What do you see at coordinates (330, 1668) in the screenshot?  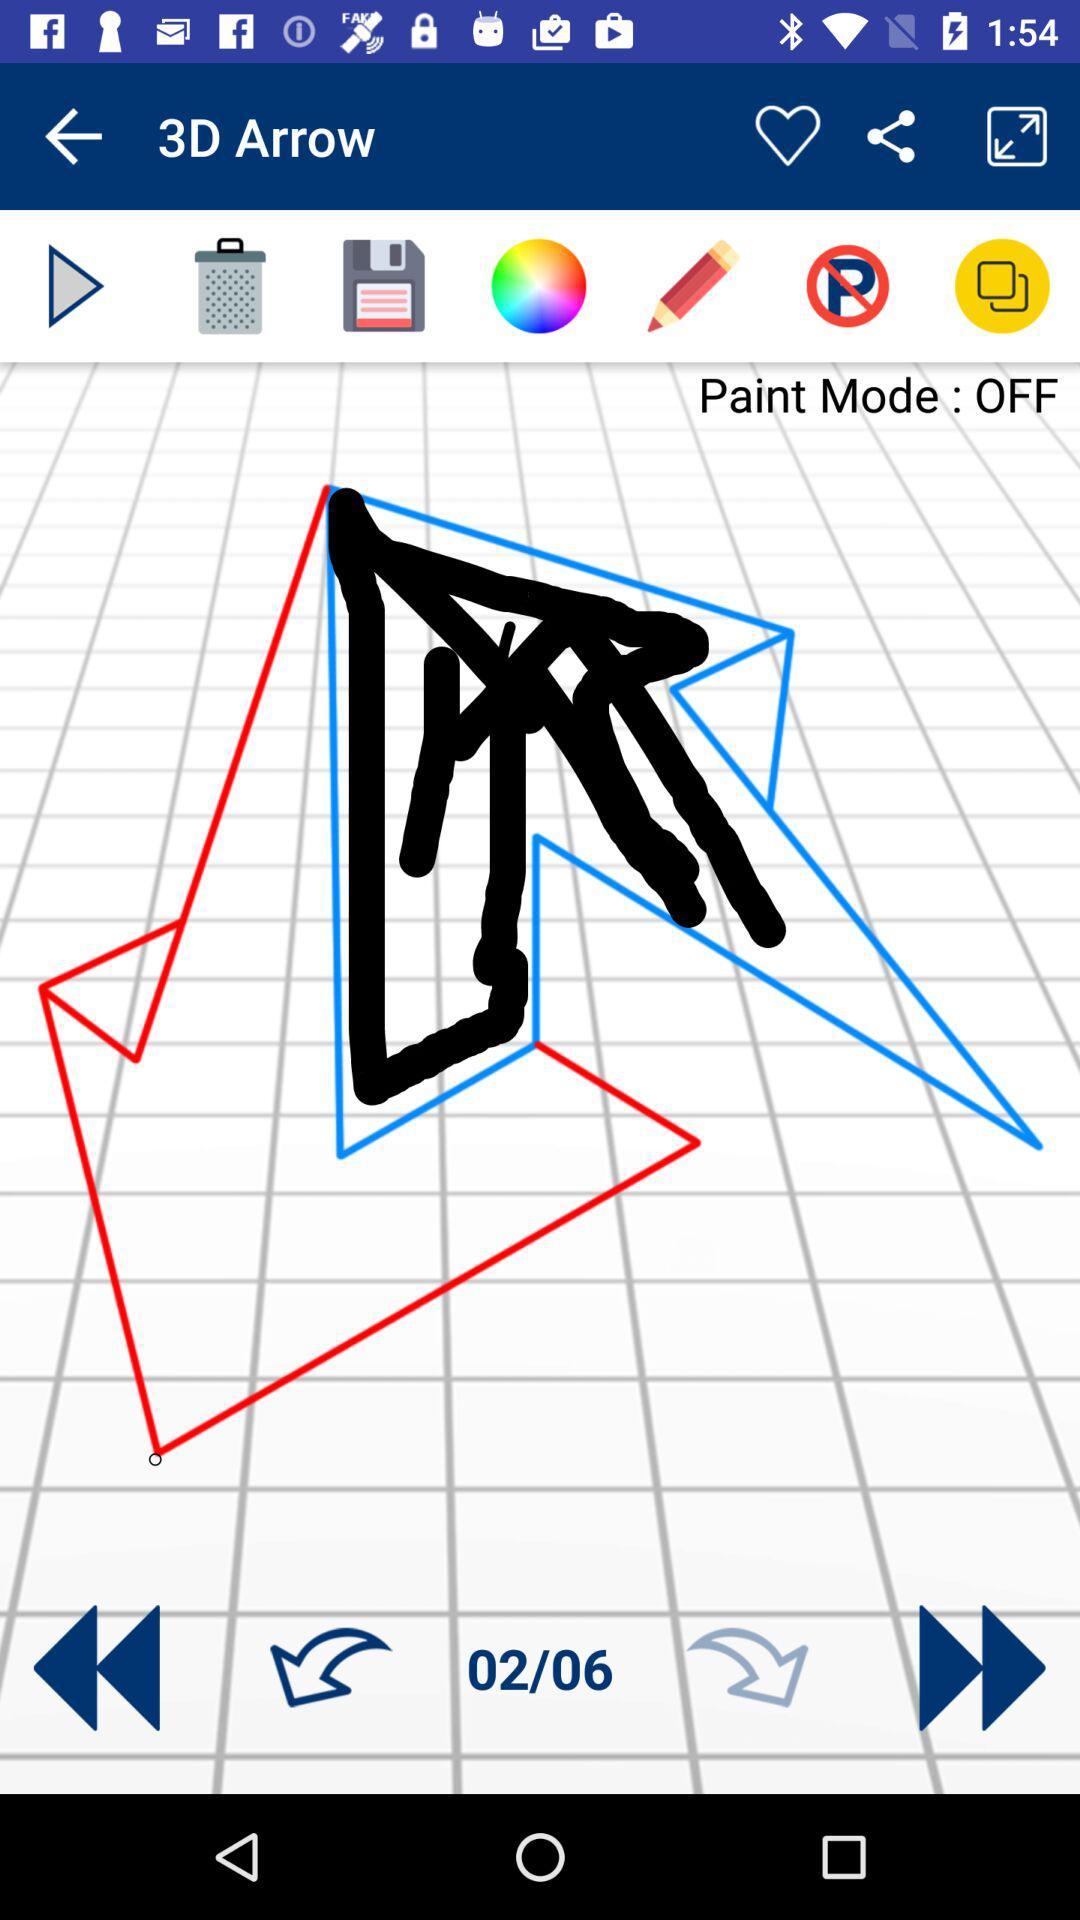 I see `the icon next to 02/06 item` at bounding box center [330, 1668].